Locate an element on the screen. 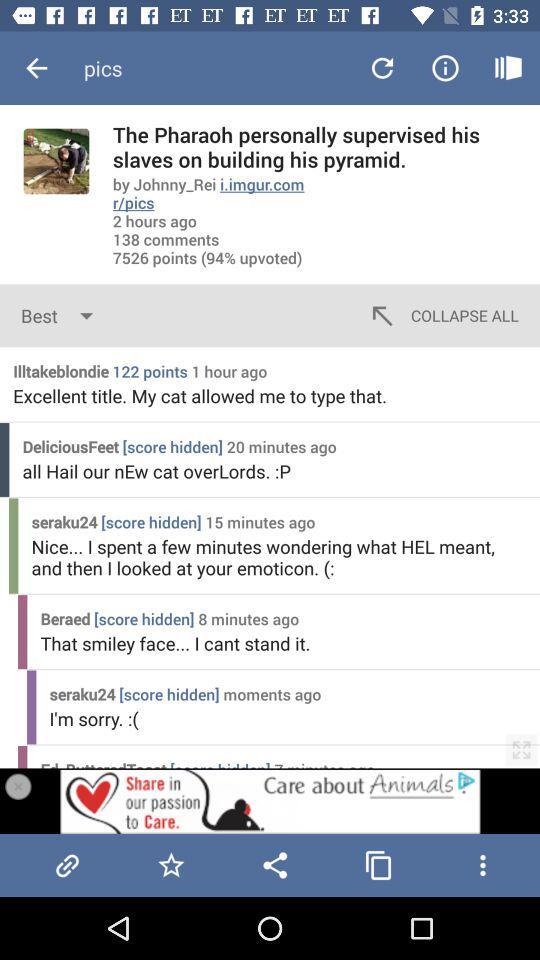 Image resolution: width=540 pixels, height=960 pixels. the fullscreen icon is located at coordinates (521, 748).